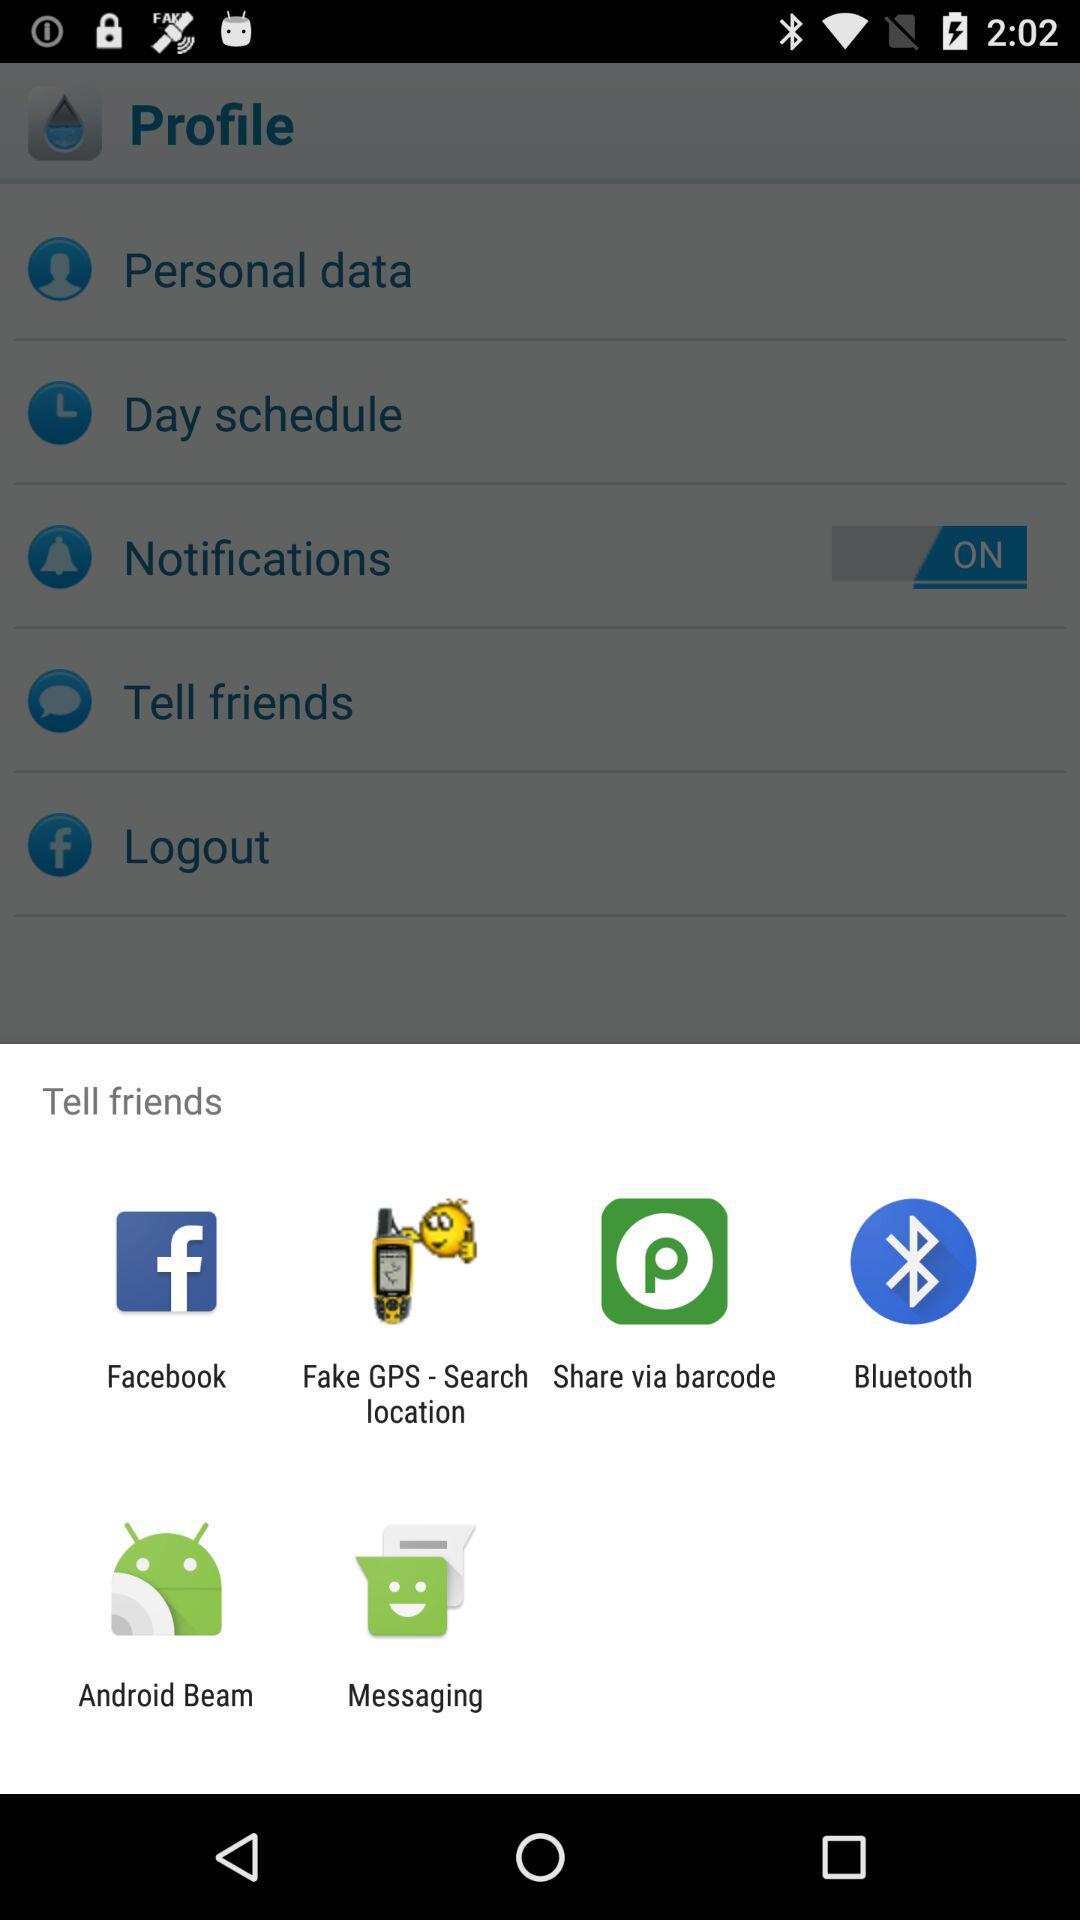 The width and height of the screenshot is (1080, 1920). What do you see at coordinates (165, 1392) in the screenshot?
I see `the facebook item` at bounding box center [165, 1392].